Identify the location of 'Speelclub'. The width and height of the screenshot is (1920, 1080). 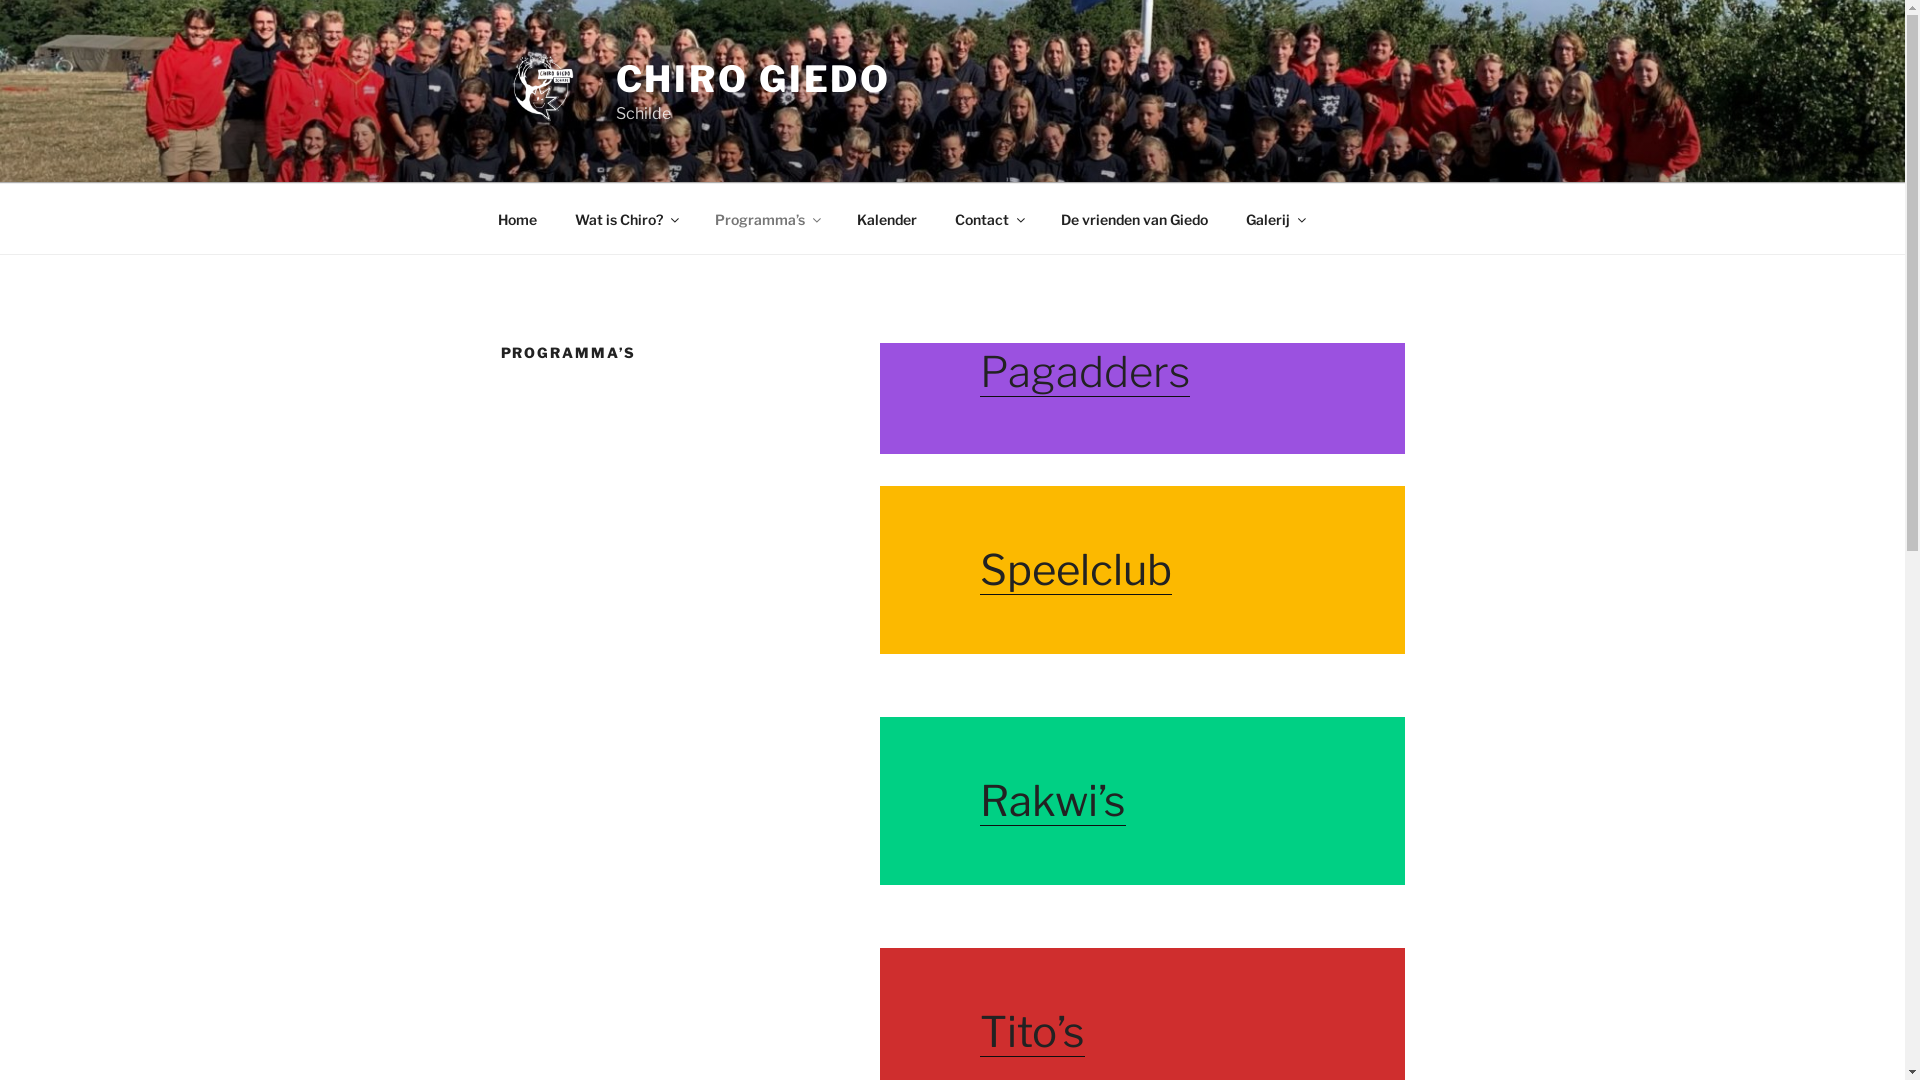
(1074, 569).